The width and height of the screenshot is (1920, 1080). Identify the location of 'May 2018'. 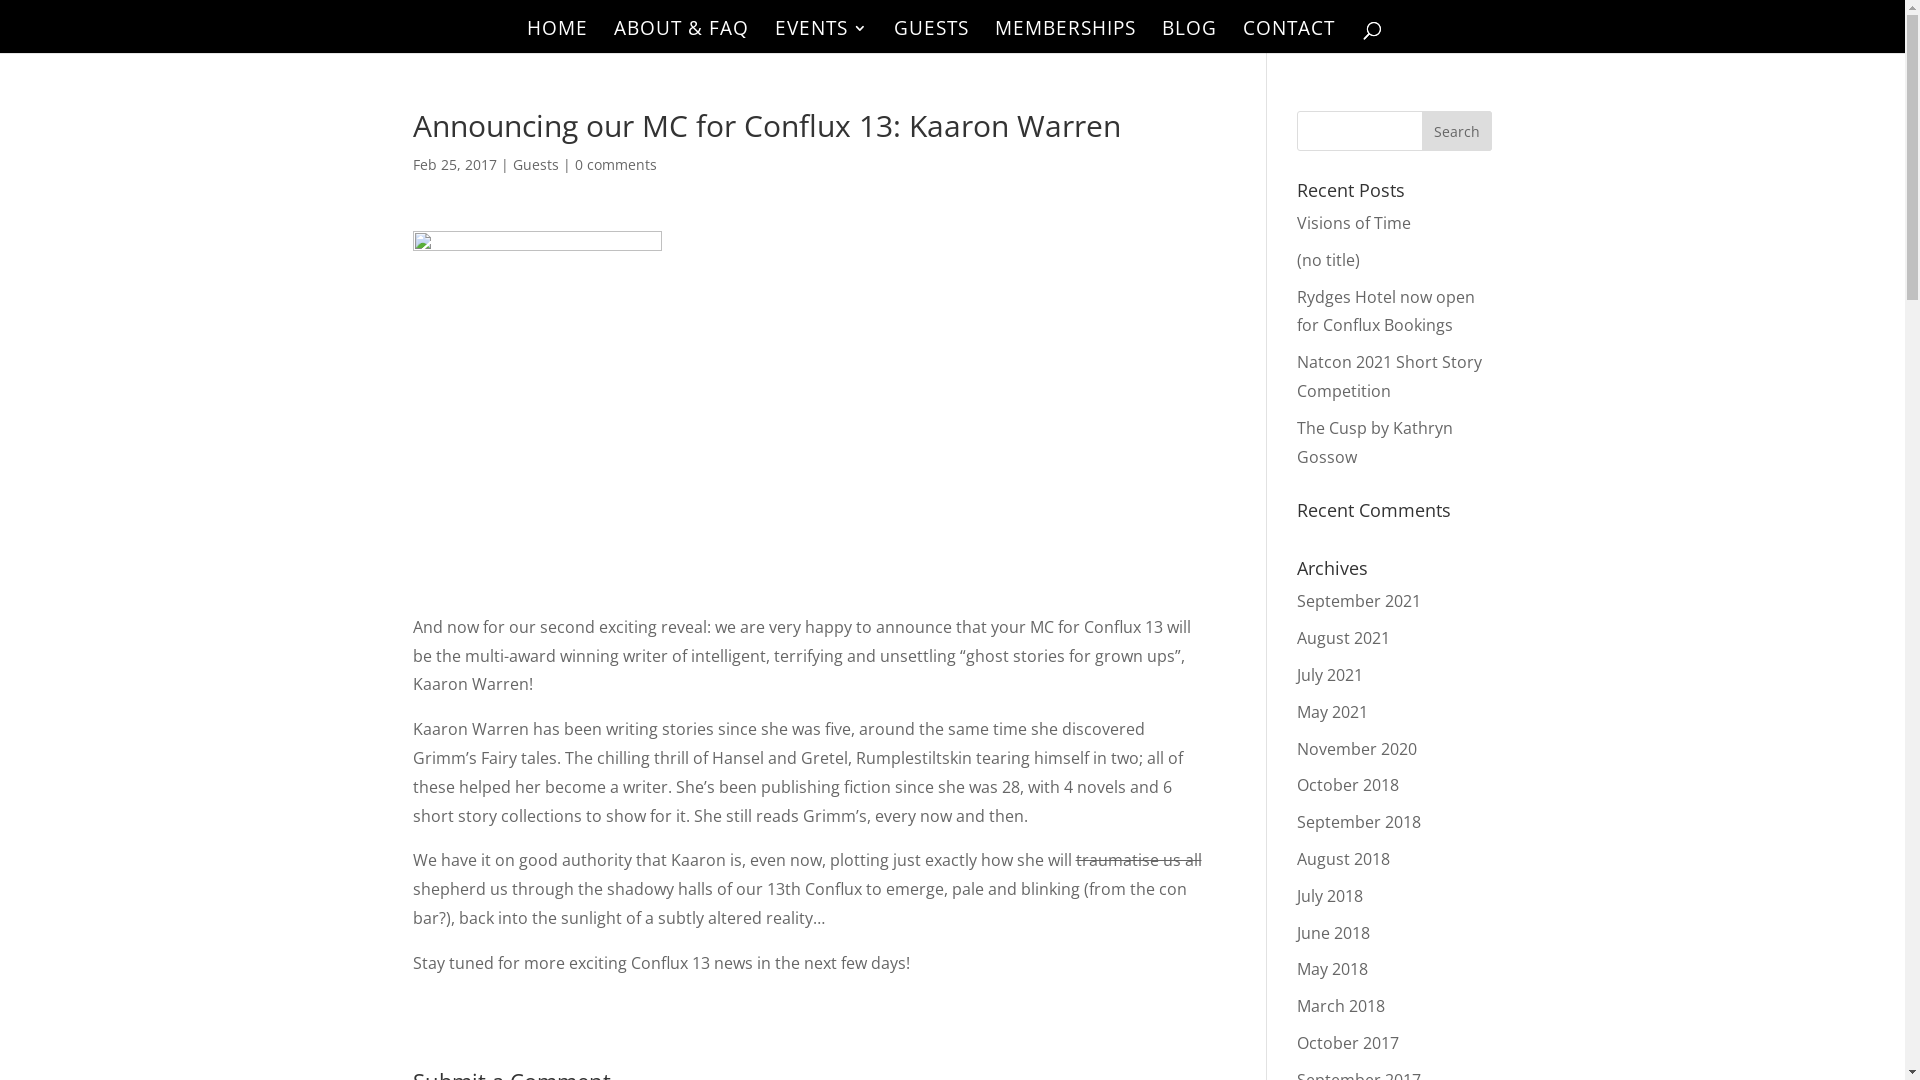
(1296, 967).